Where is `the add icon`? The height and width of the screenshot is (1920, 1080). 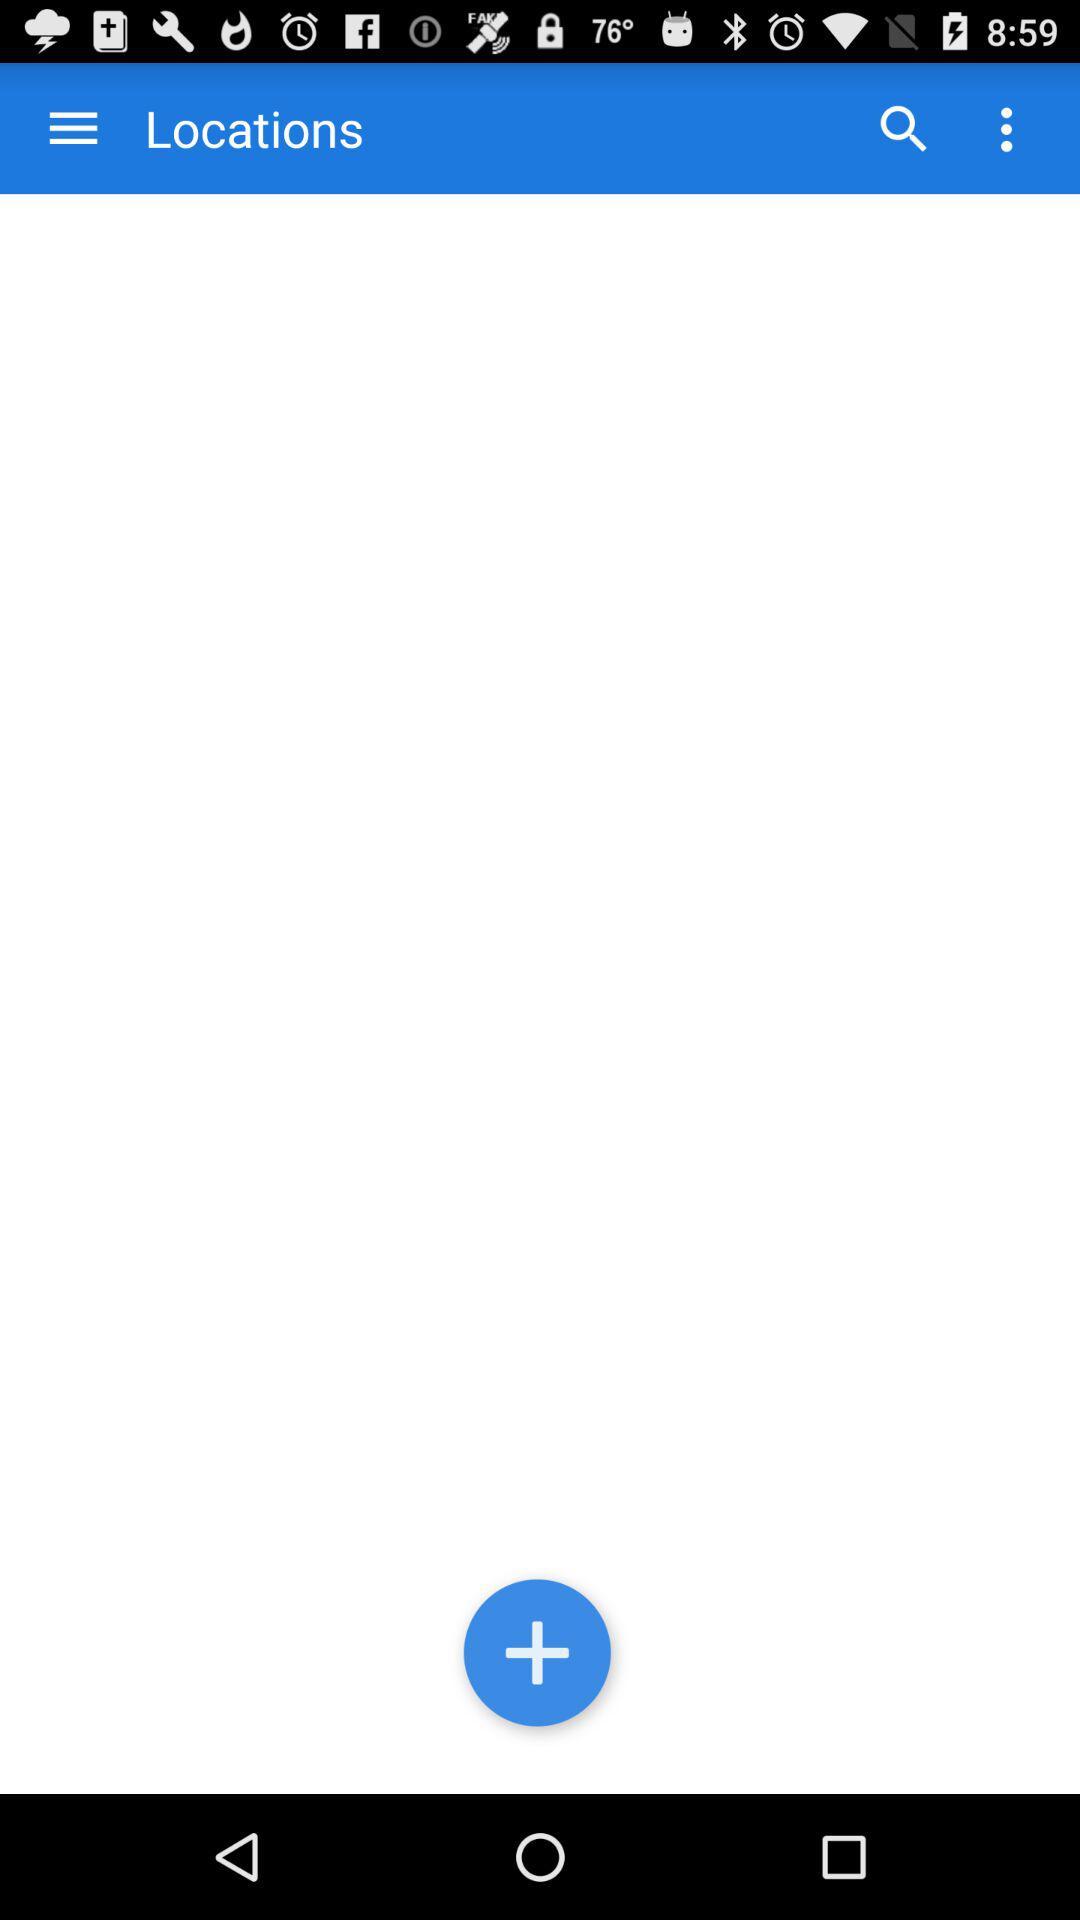 the add icon is located at coordinates (540, 1773).